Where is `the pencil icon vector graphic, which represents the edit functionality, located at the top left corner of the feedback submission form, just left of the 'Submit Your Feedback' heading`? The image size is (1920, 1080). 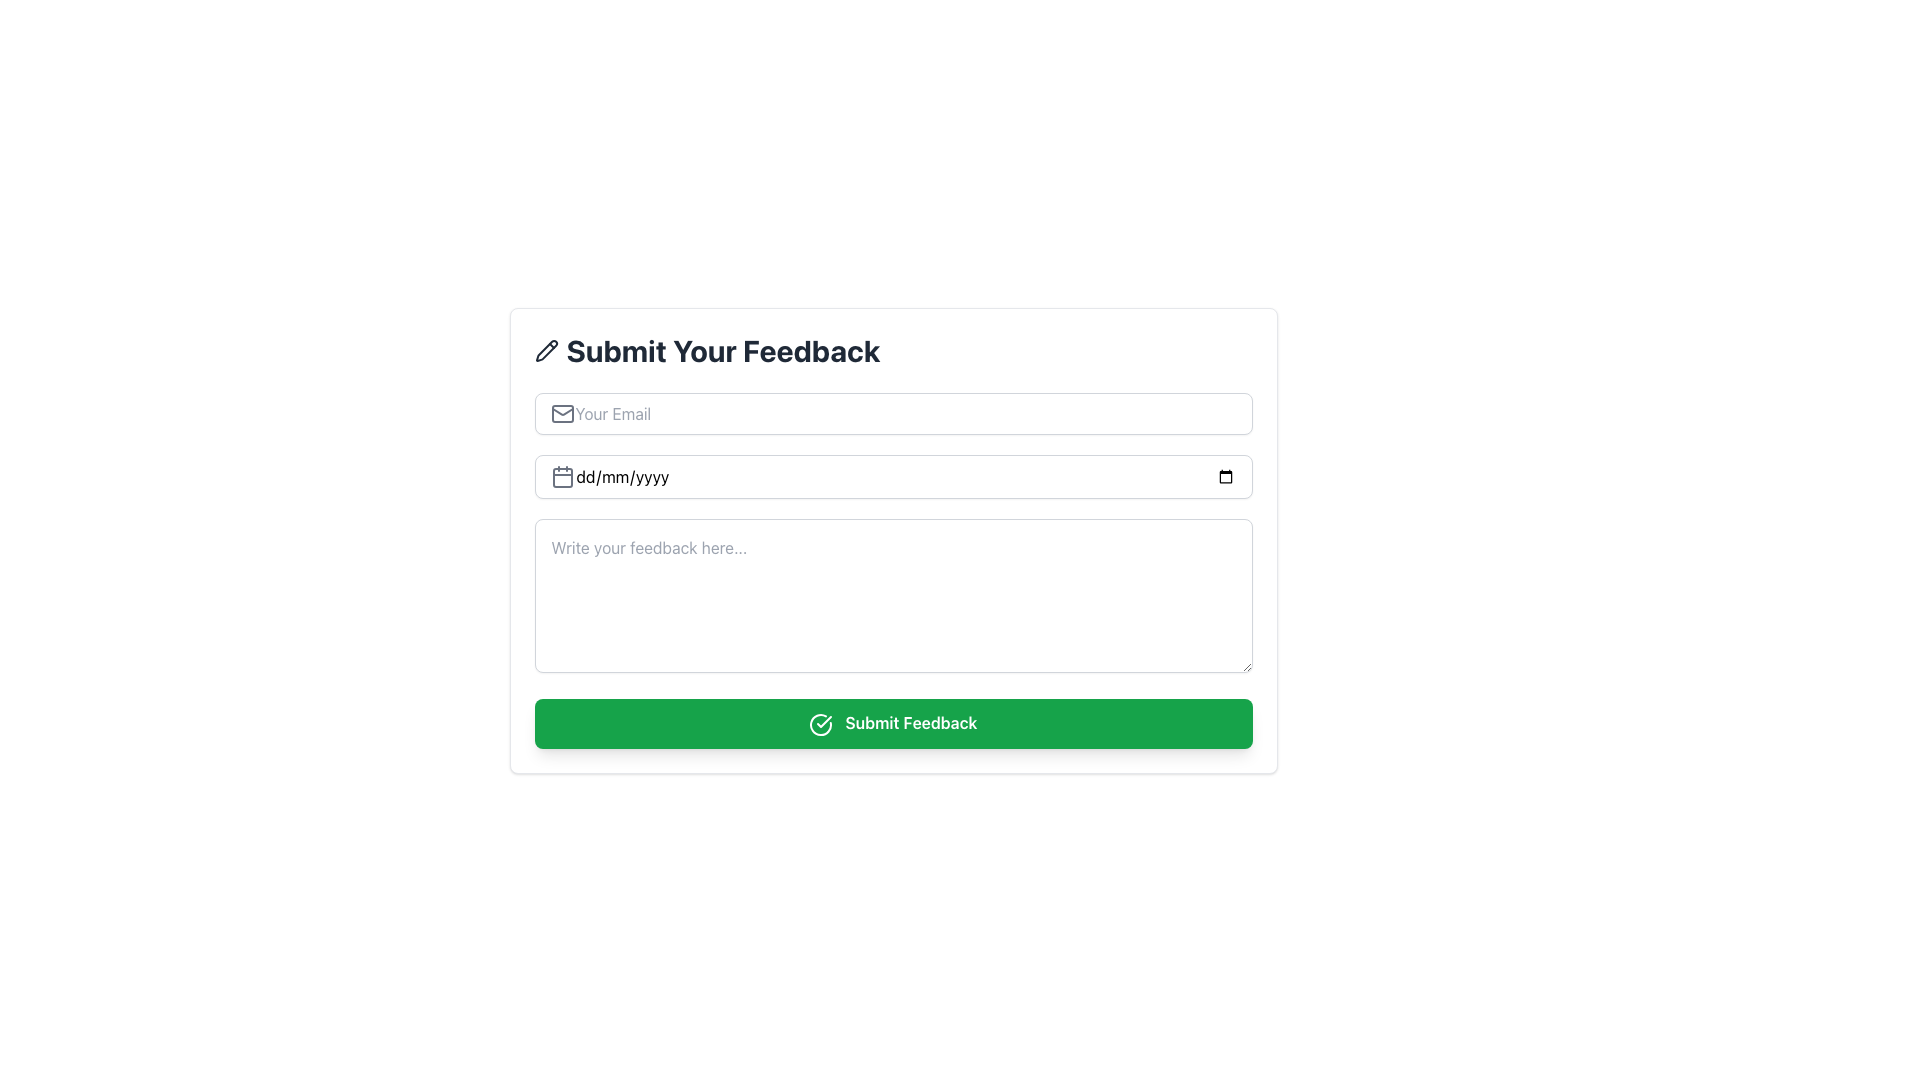 the pencil icon vector graphic, which represents the edit functionality, located at the top left corner of the feedback submission form, just left of the 'Submit Your Feedback' heading is located at coordinates (546, 350).